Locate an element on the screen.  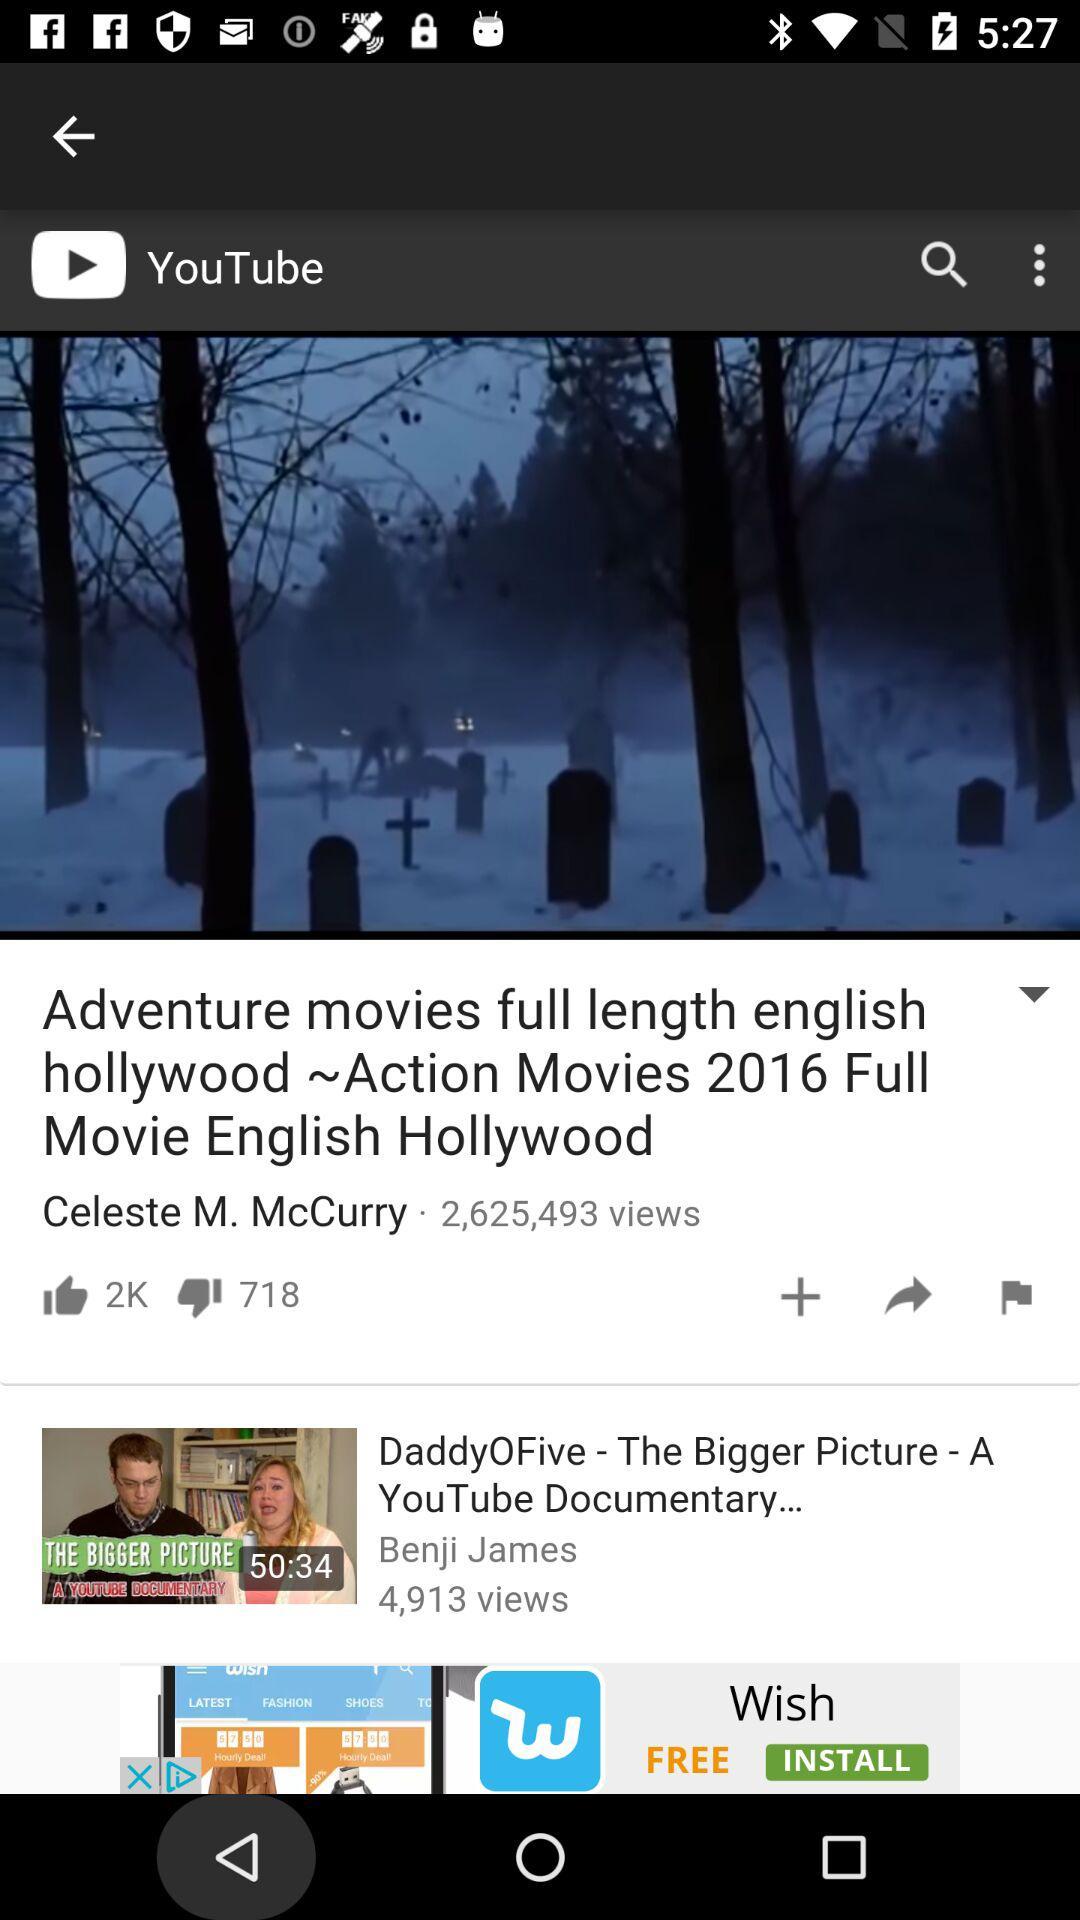
open advertisement is located at coordinates (540, 1727).